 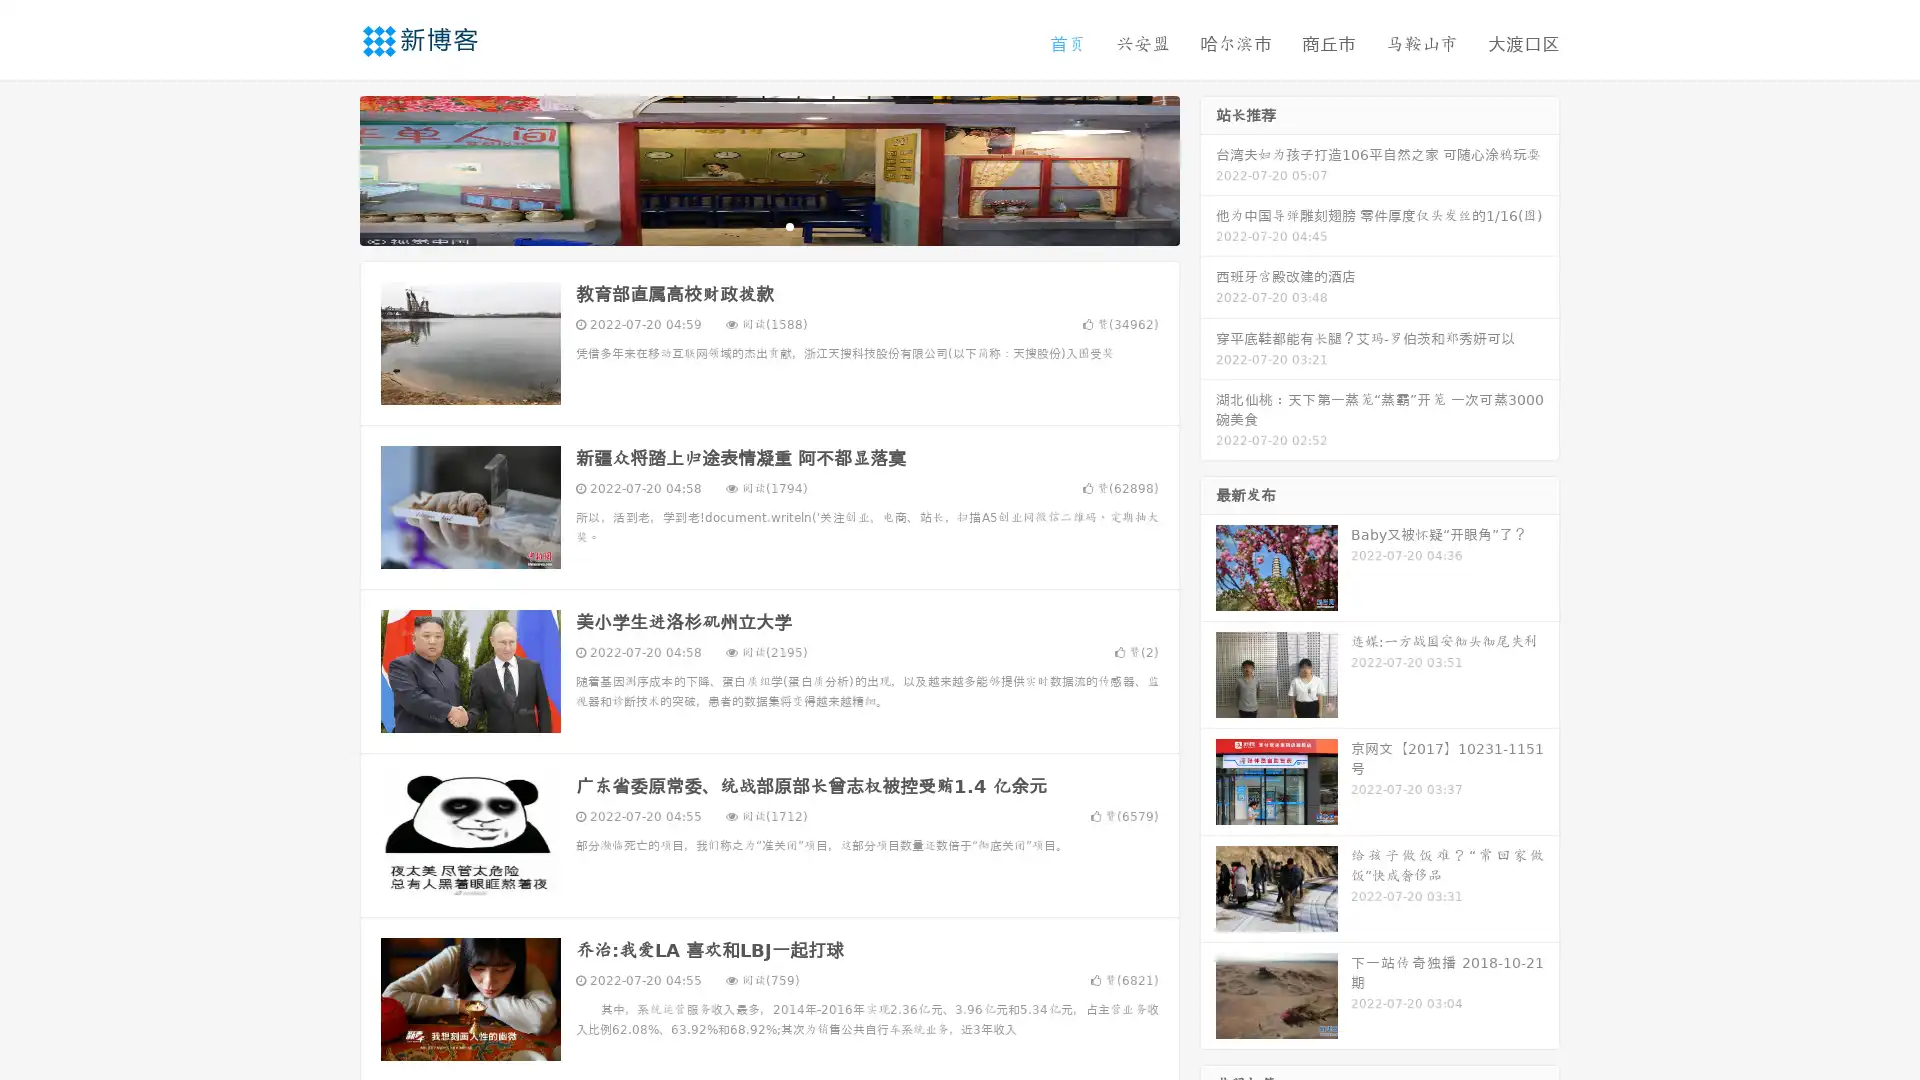 What do you see at coordinates (748, 225) in the screenshot?
I see `Go to slide 1` at bounding box center [748, 225].